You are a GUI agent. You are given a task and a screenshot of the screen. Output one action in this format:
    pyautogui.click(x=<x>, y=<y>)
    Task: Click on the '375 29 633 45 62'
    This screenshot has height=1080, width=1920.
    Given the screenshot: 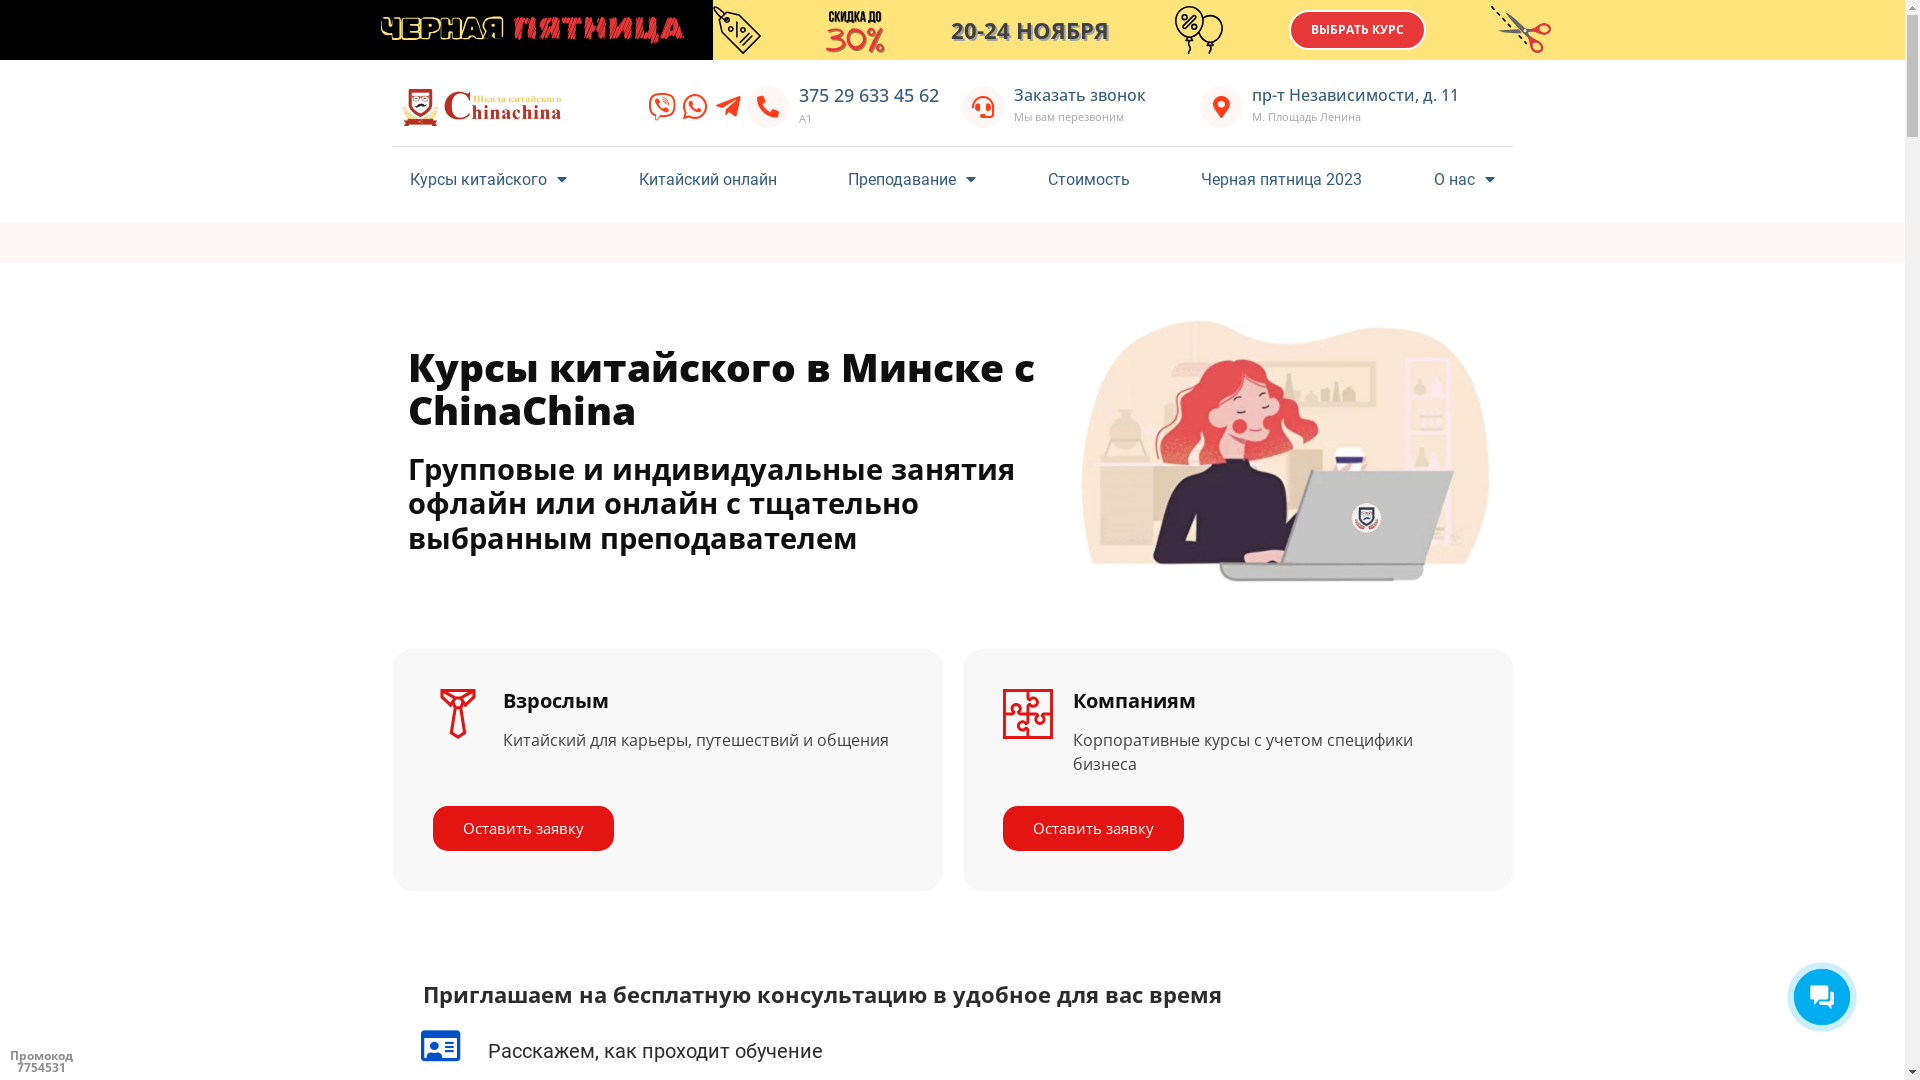 What is the action you would take?
    pyautogui.click(x=868, y=95)
    